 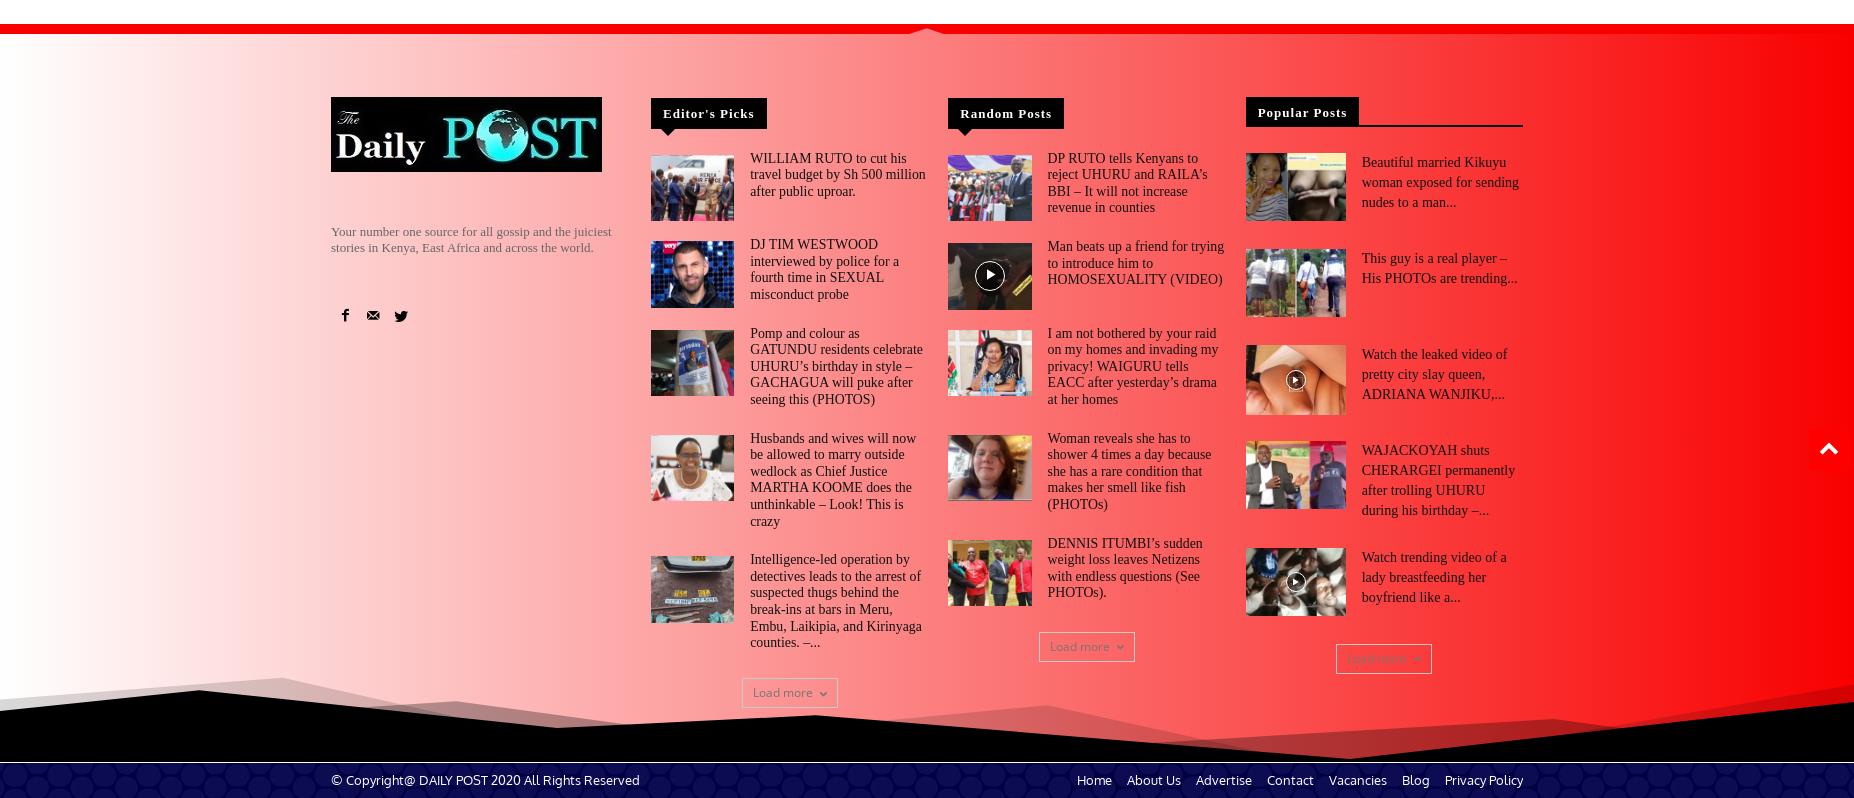 What do you see at coordinates (1135, 453) in the screenshot?
I see `'Woman reveals she has to shower 4 times a day because she has a rare condition that makes her smell like fish (PHOTOs)'` at bounding box center [1135, 453].